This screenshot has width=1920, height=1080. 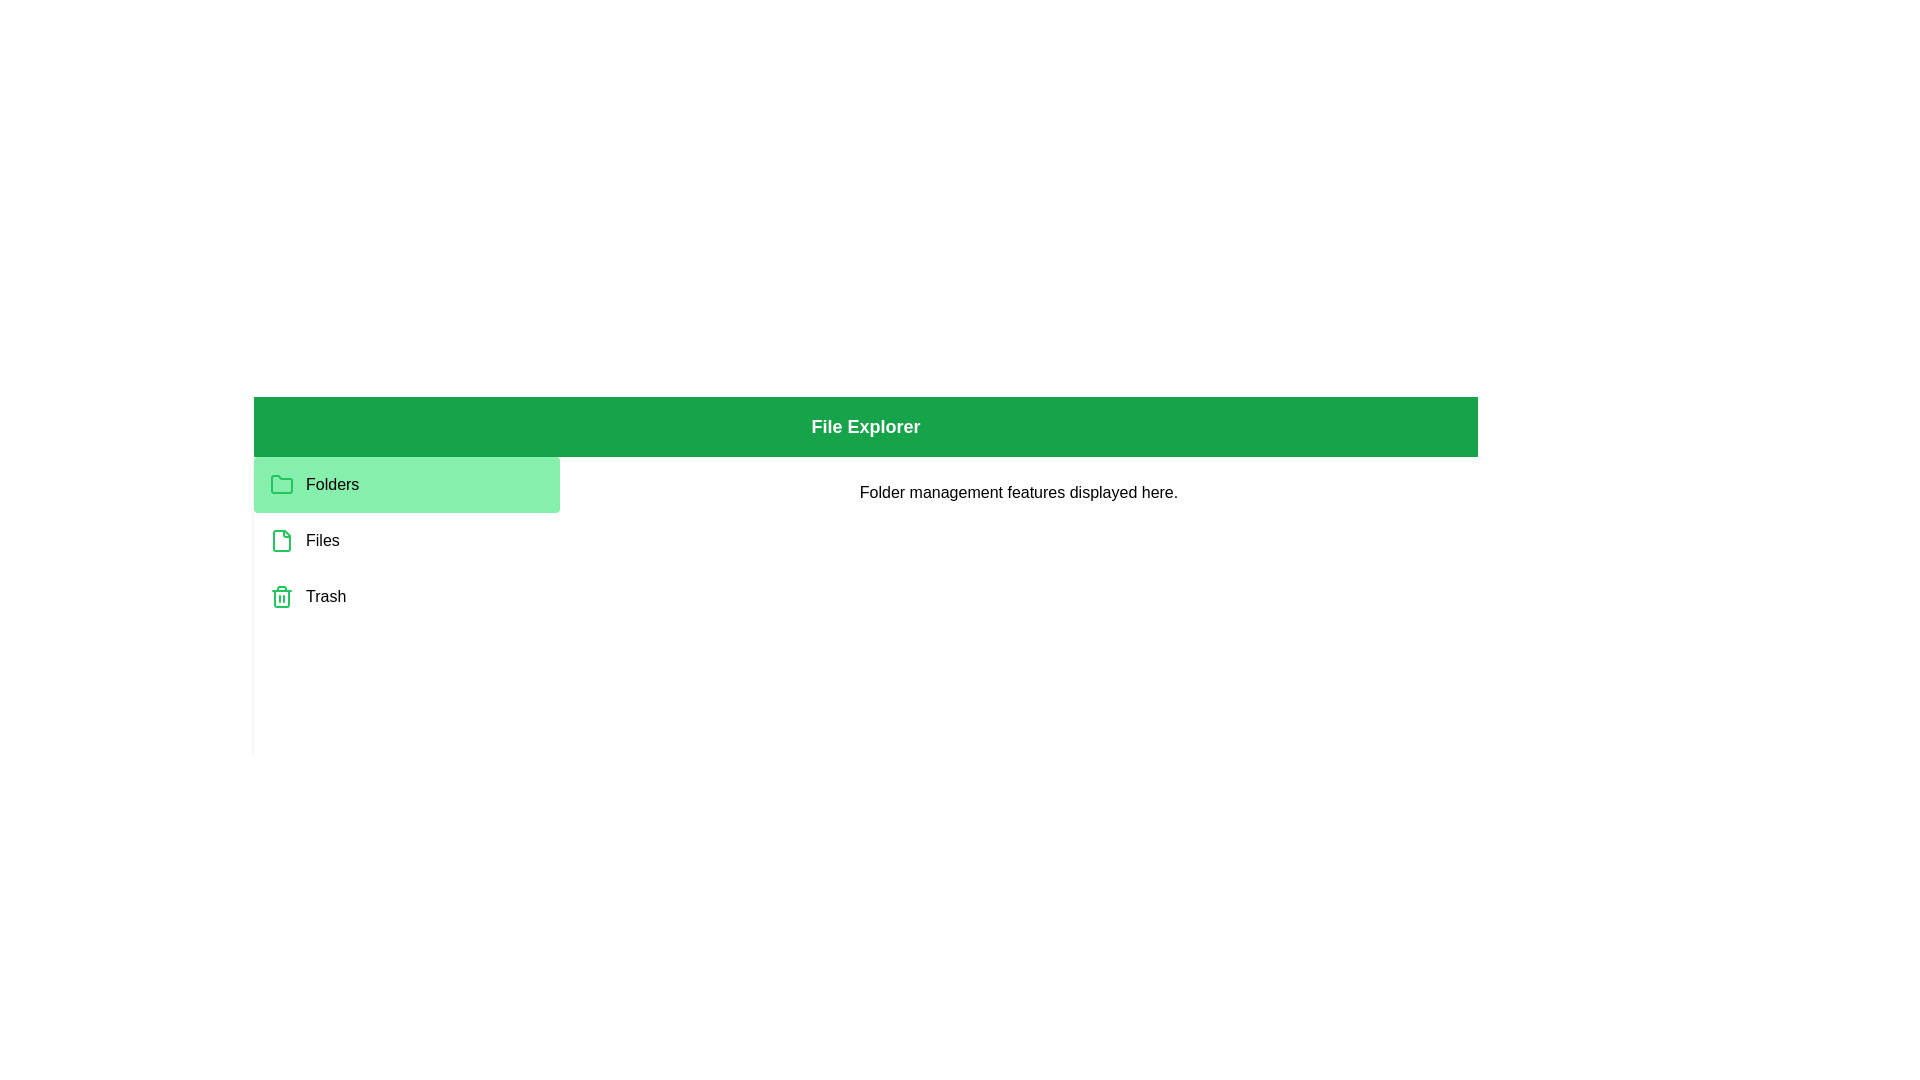 I want to click on the Folders menu by clicking on its corresponding menu item, so click(x=406, y=485).